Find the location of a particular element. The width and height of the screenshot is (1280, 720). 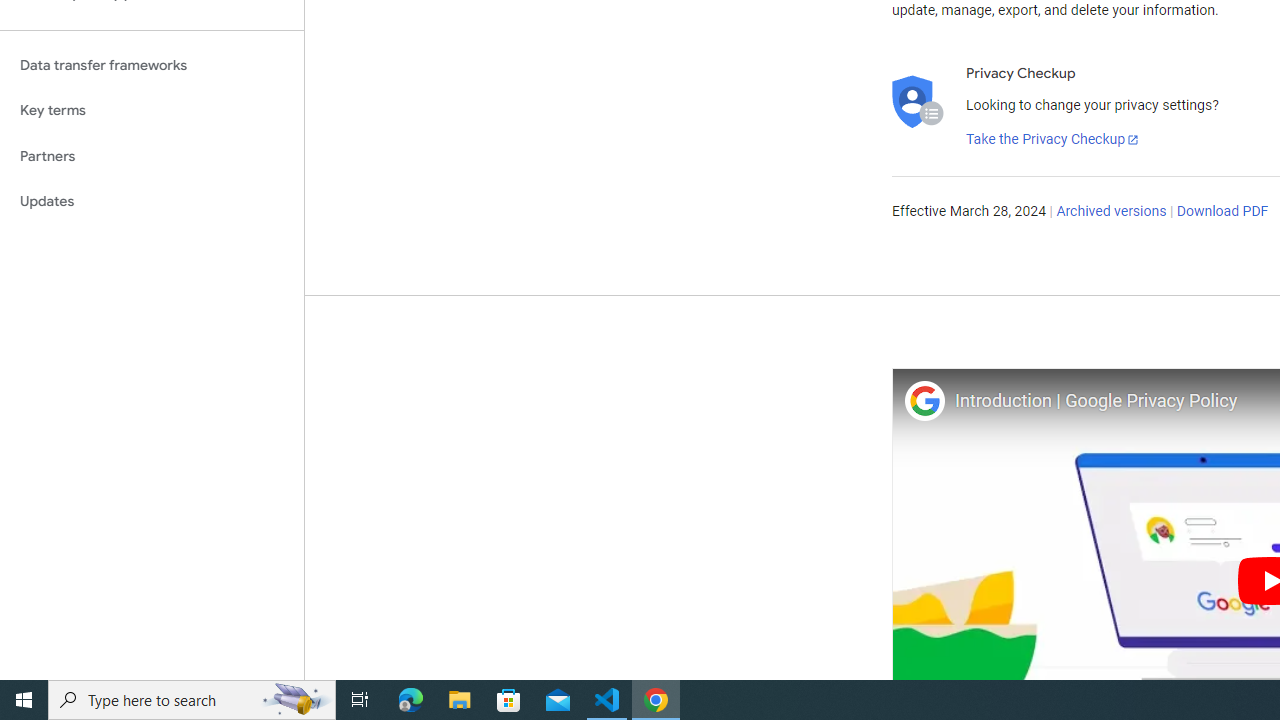

'Photo image of Google' is located at coordinates (923, 400).